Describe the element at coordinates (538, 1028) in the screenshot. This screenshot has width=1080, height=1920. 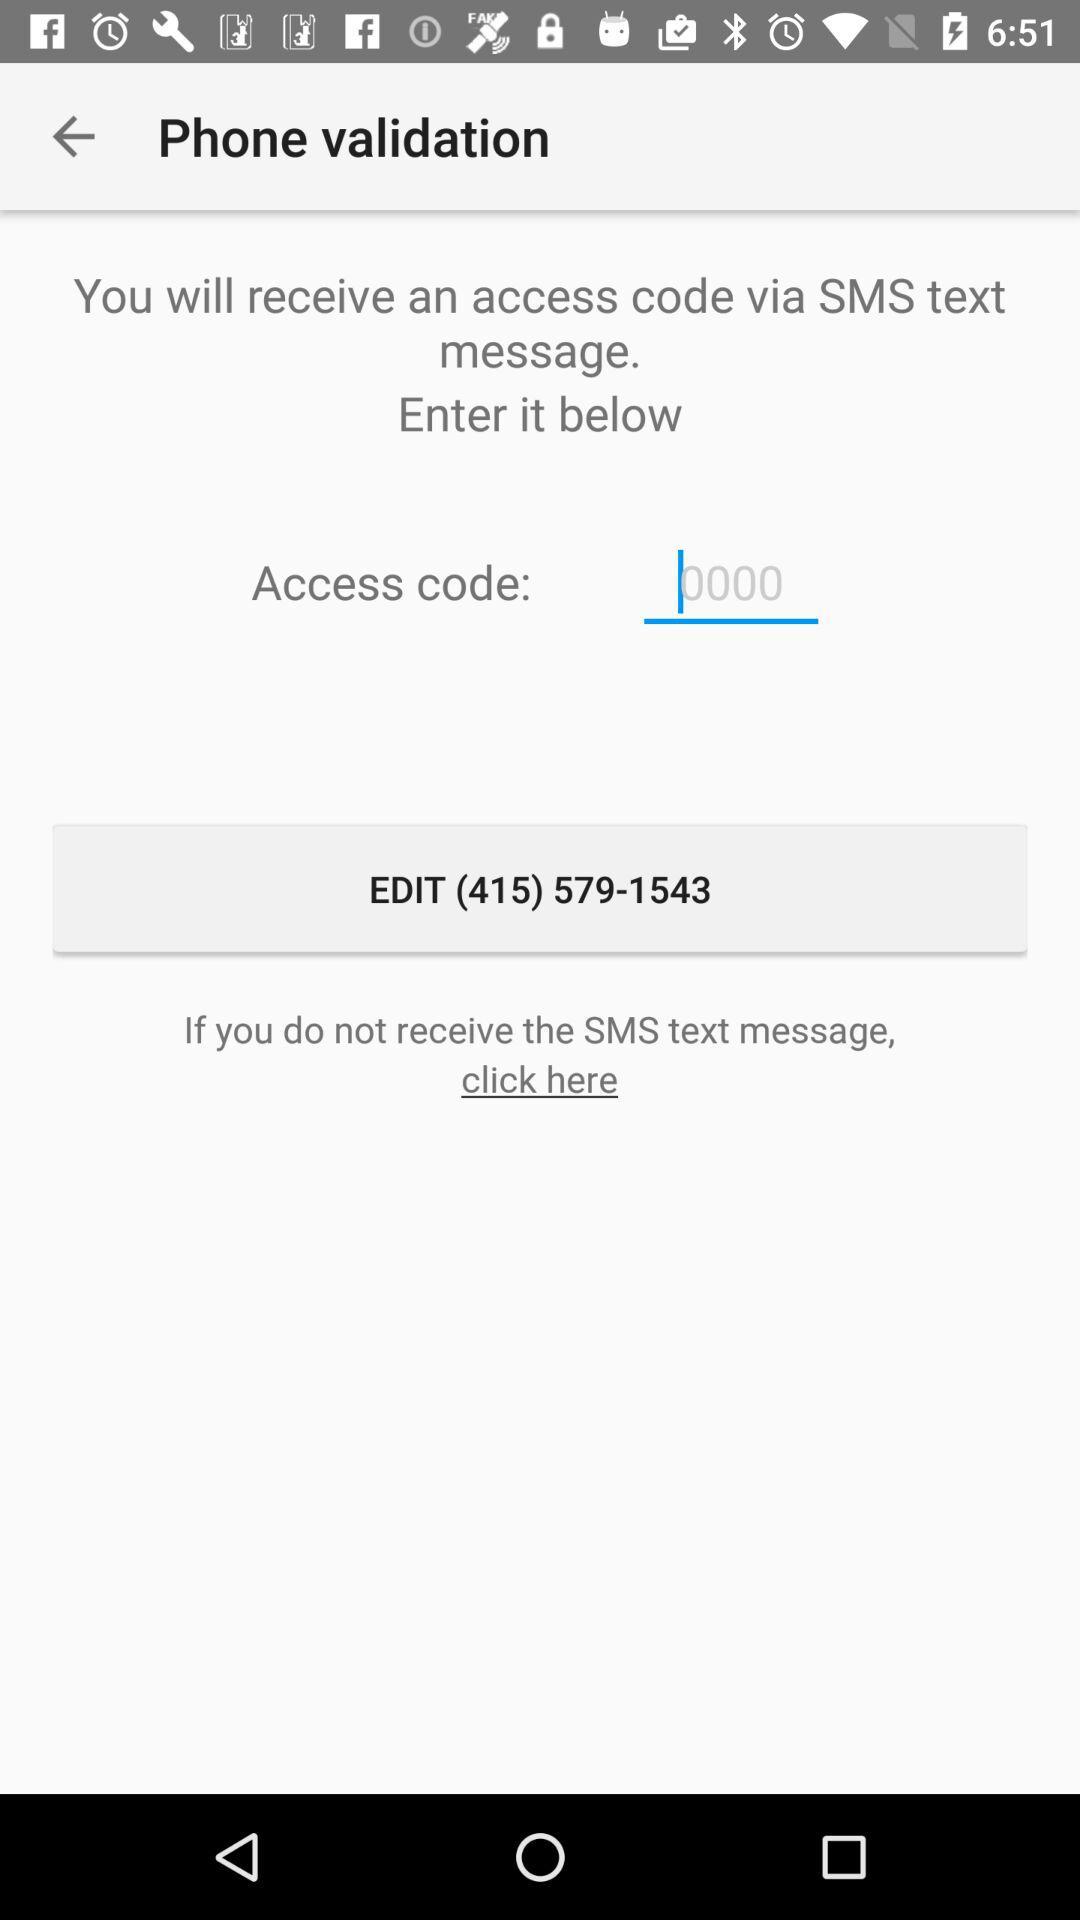
I see `the icon above the click here icon` at that location.